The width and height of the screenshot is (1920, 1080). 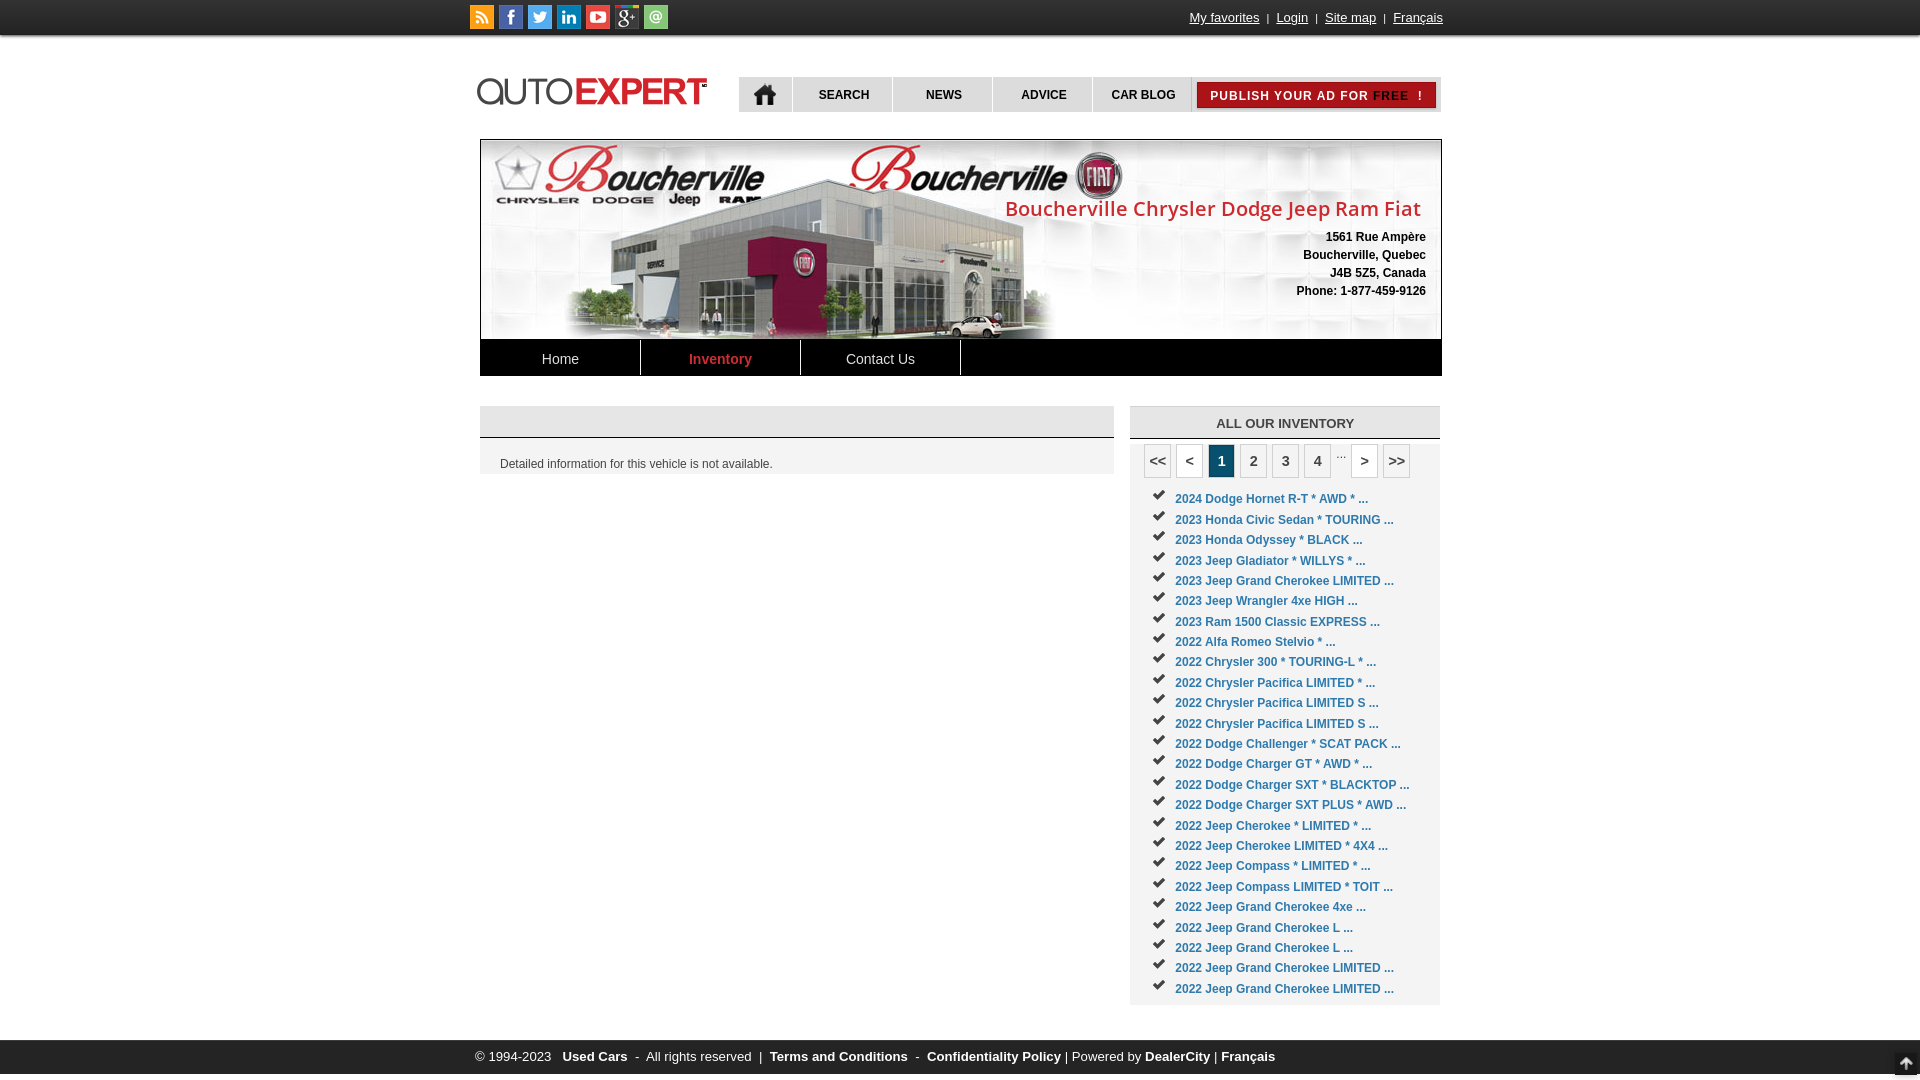 What do you see at coordinates (880, 356) in the screenshot?
I see `'Contact Us'` at bounding box center [880, 356].